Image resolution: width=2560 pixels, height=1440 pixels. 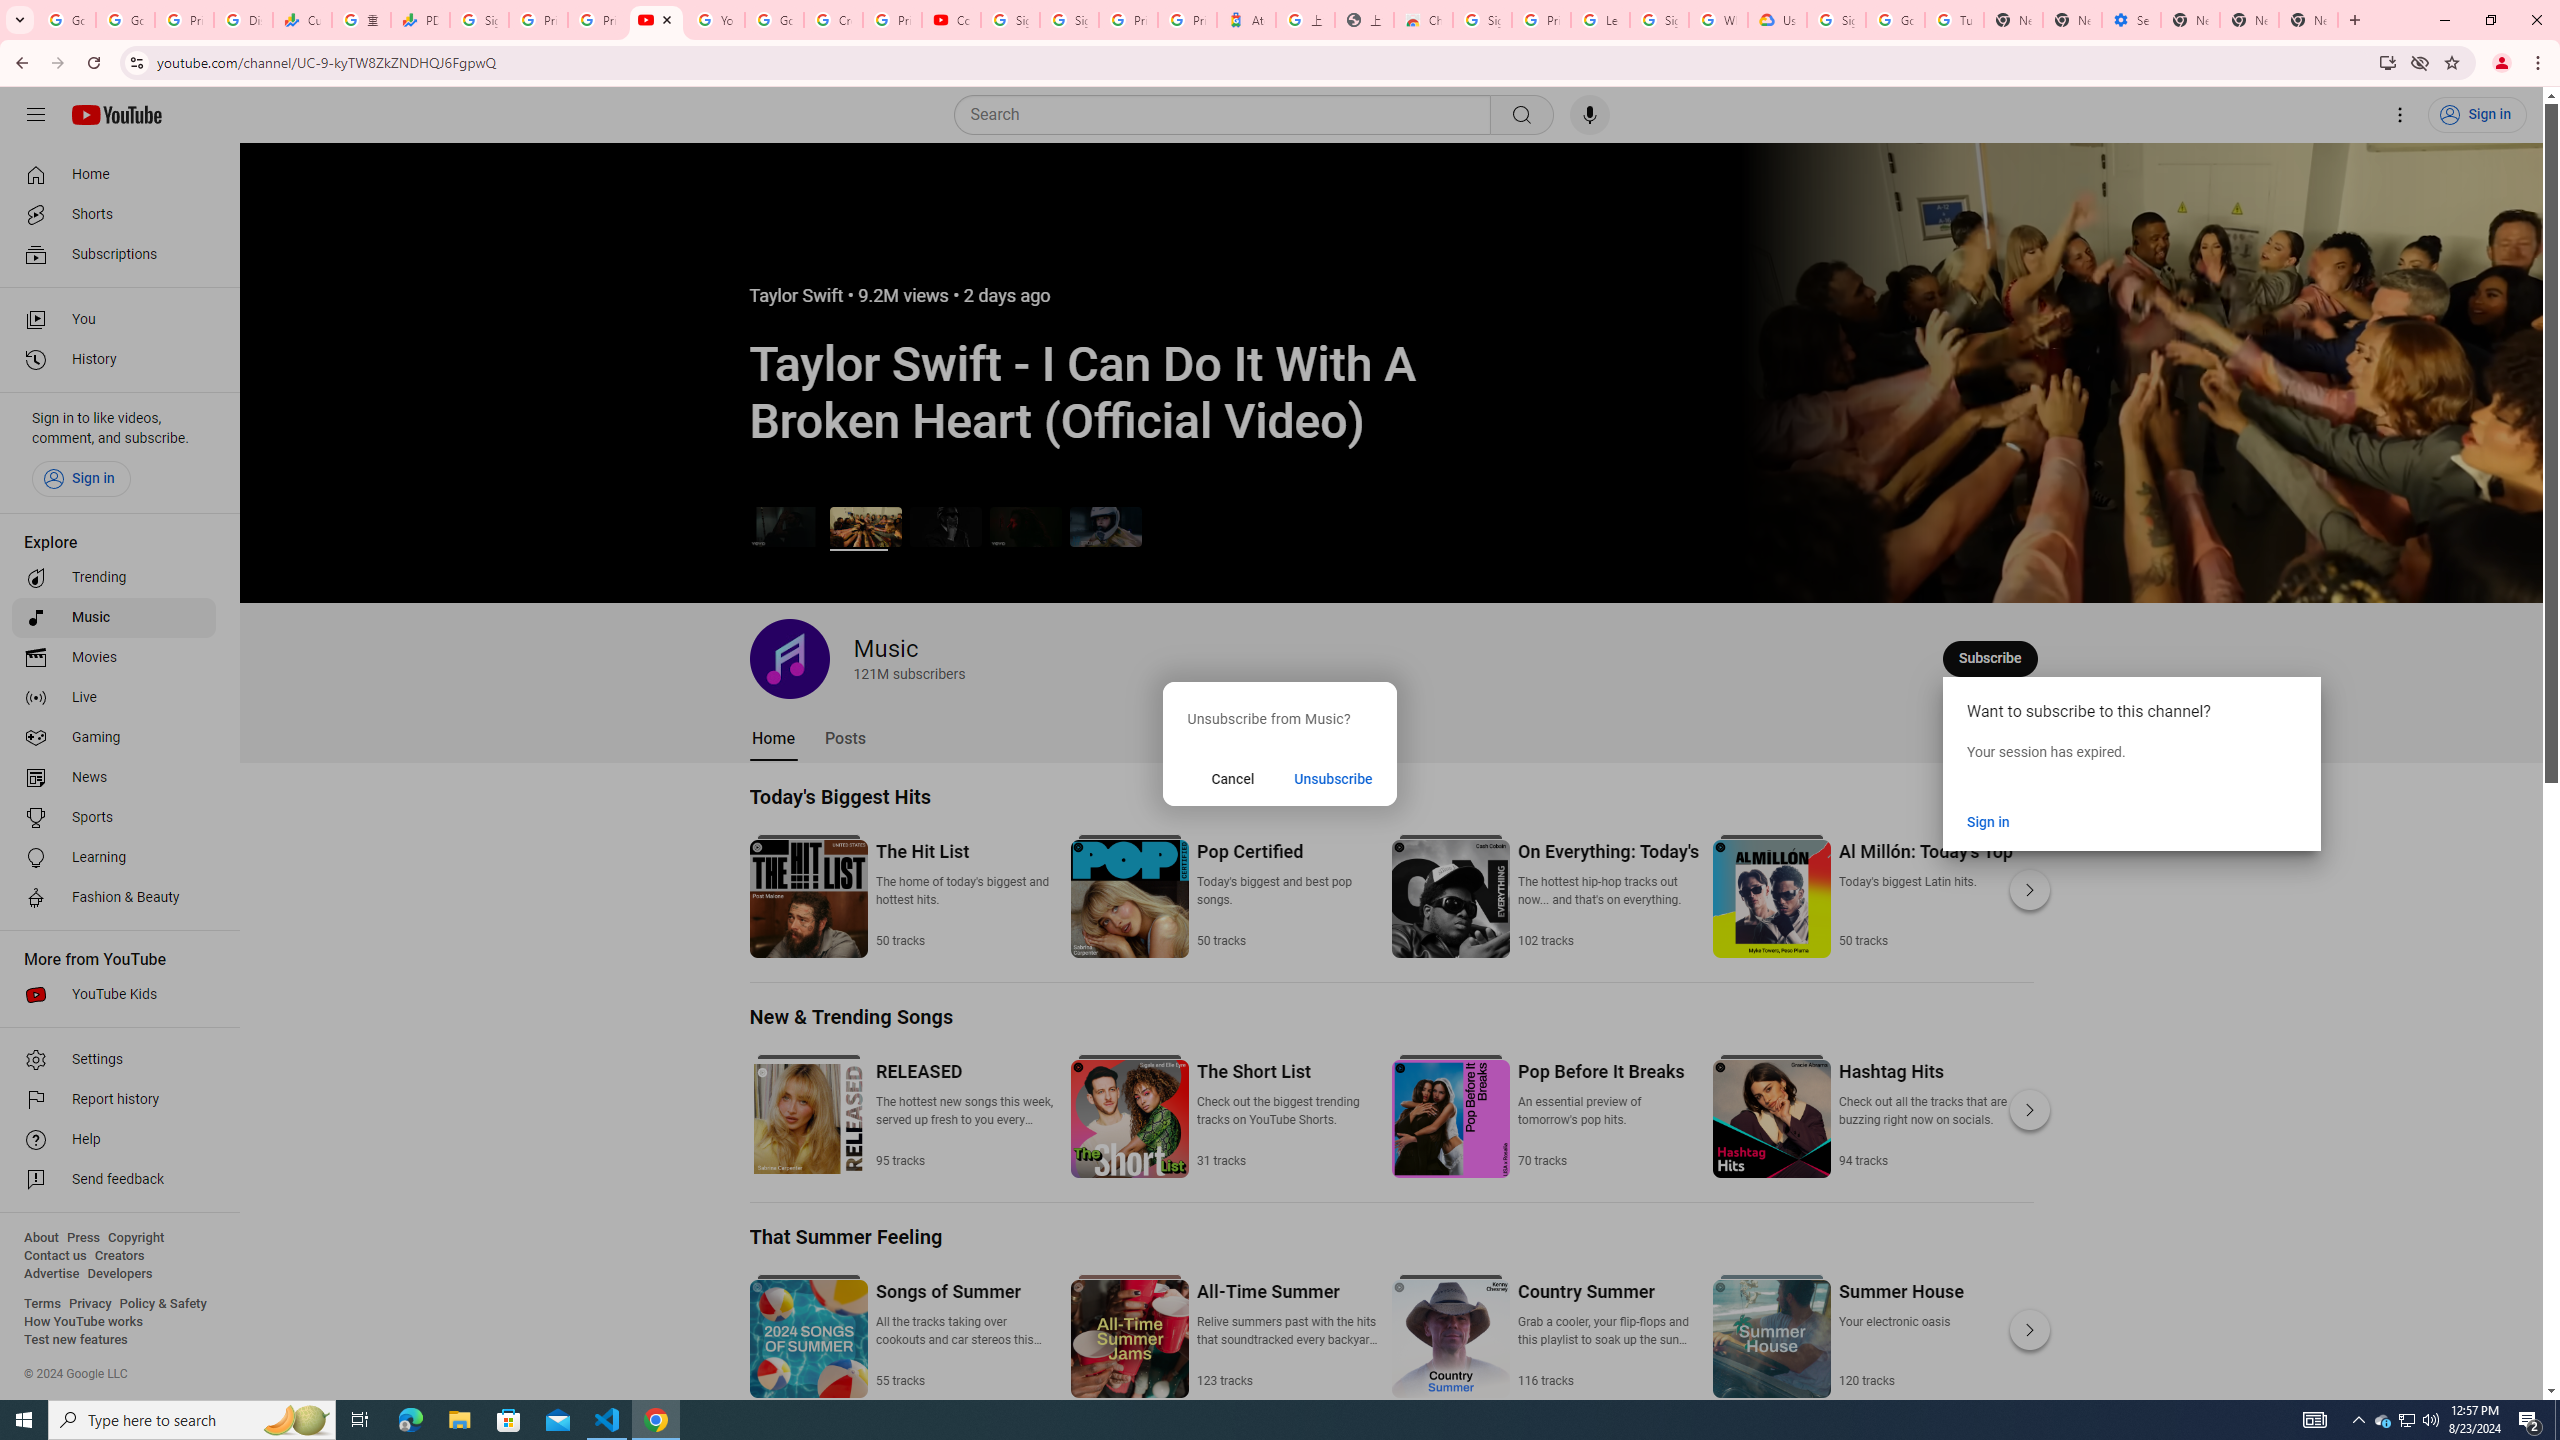 What do you see at coordinates (1231, 778) in the screenshot?
I see `'Cancel'` at bounding box center [1231, 778].